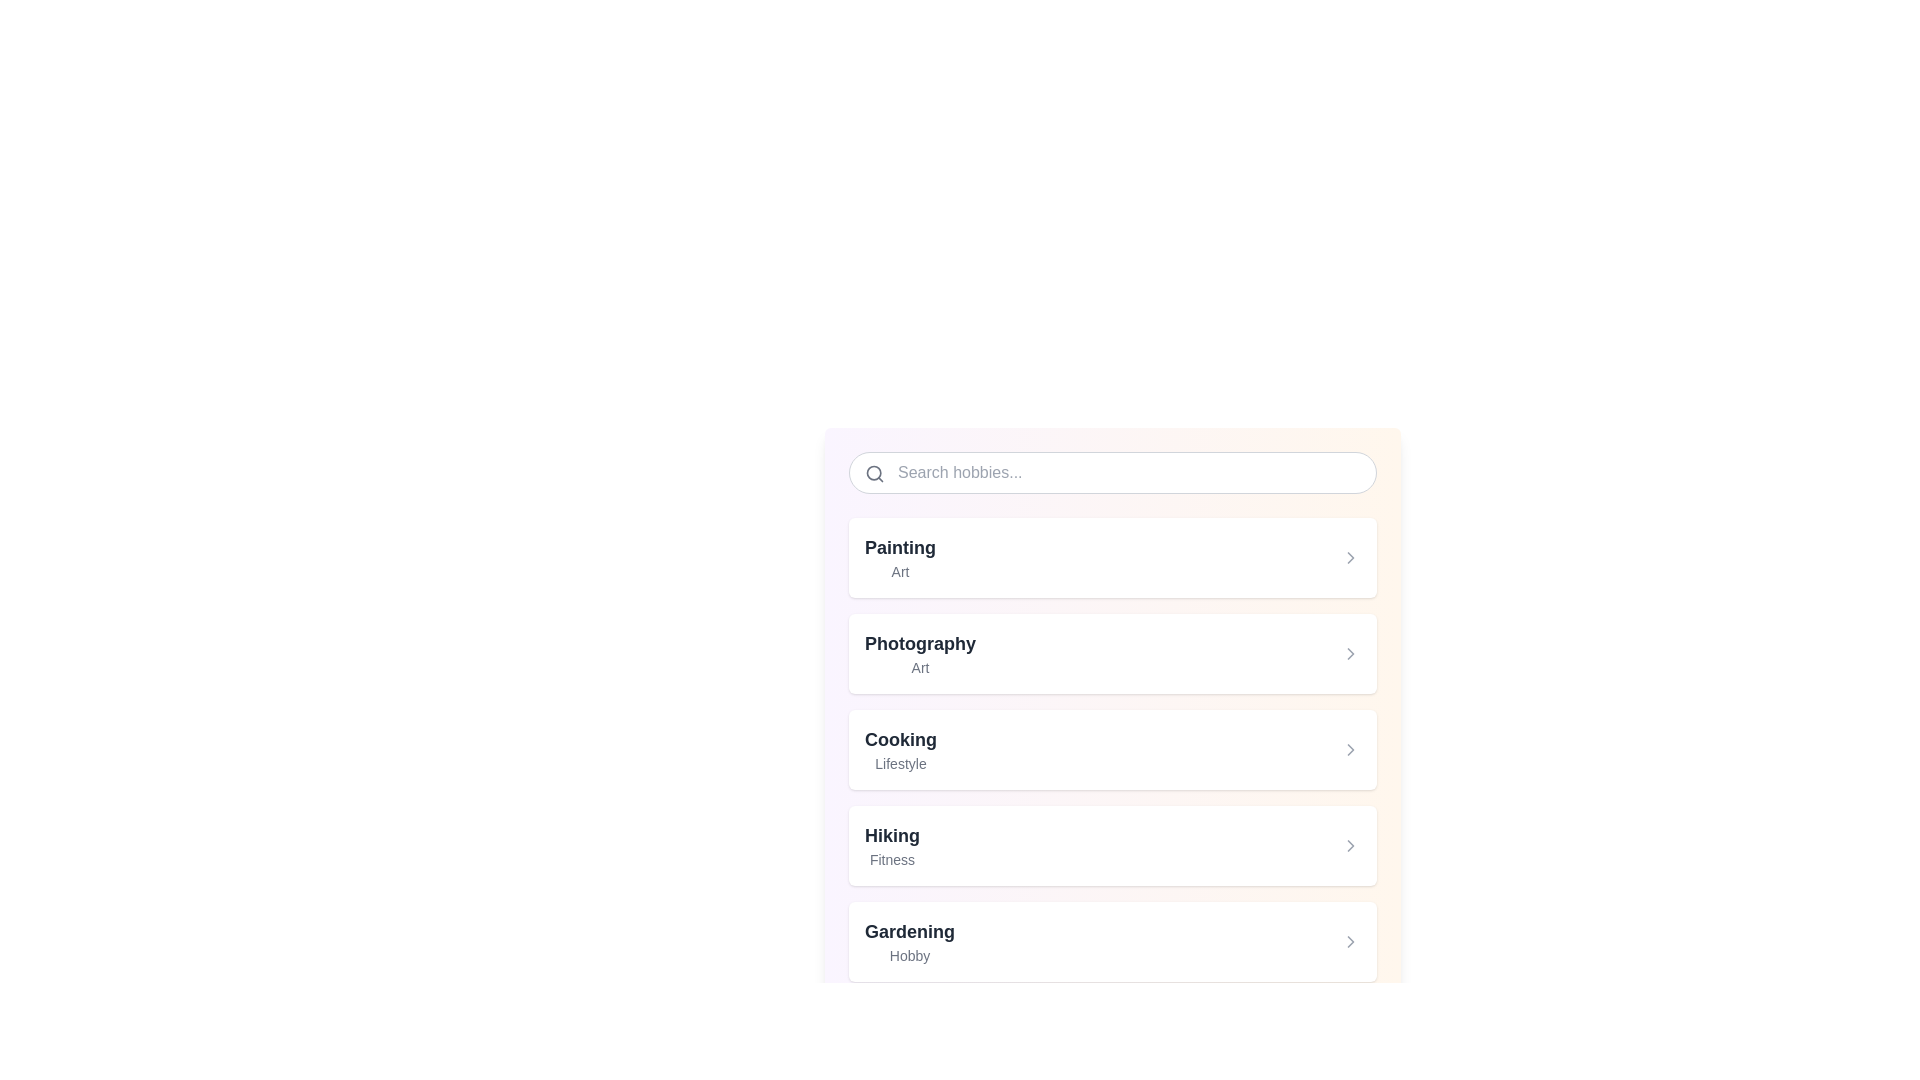 This screenshot has height=1080, width=1920. Describe the element at coordinates (900, 740) in the screenshot. I see `the 'Cooking' text label, which is styled in bold and larger font, located within the third card of a vertically stacked list of categories` at that location.